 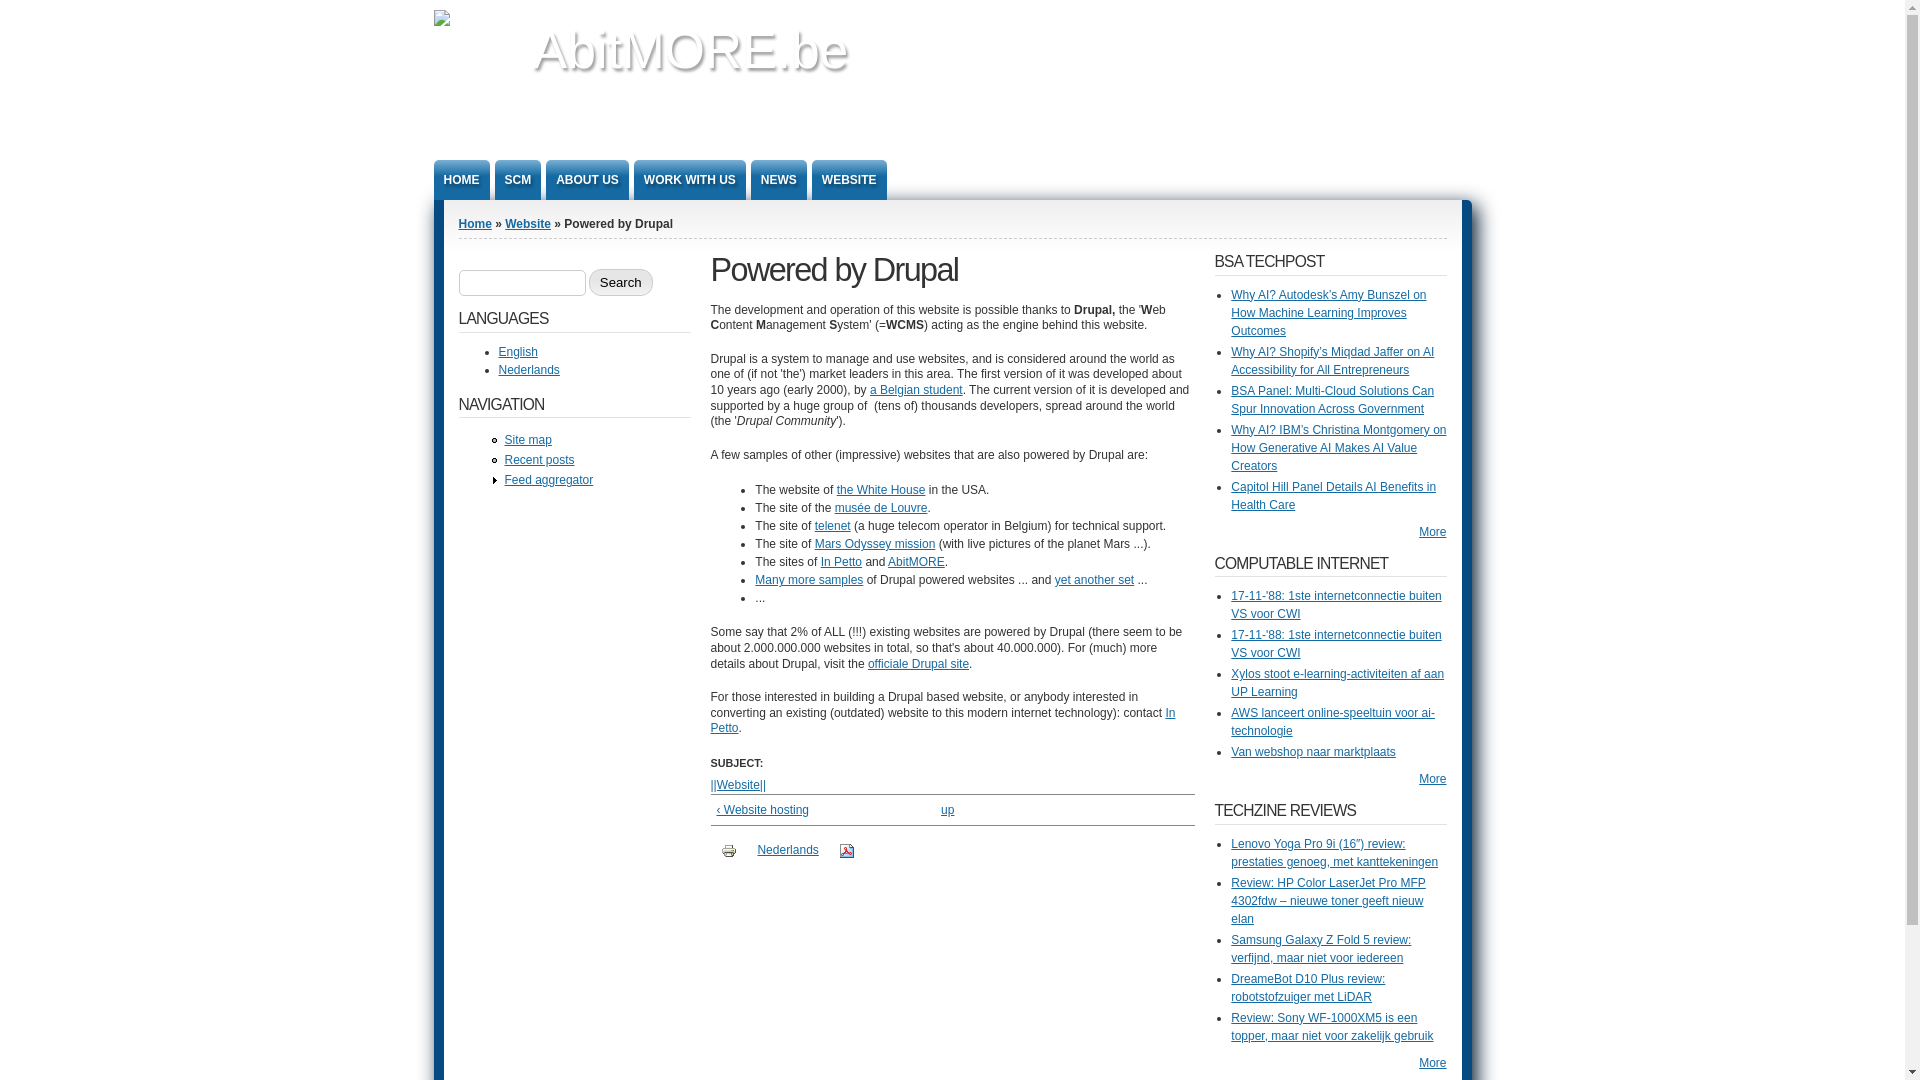 What do you see at coordinates (915, 562) in the screenshot?
I see `'AbitMORE'` at bounding box center [915, 562].